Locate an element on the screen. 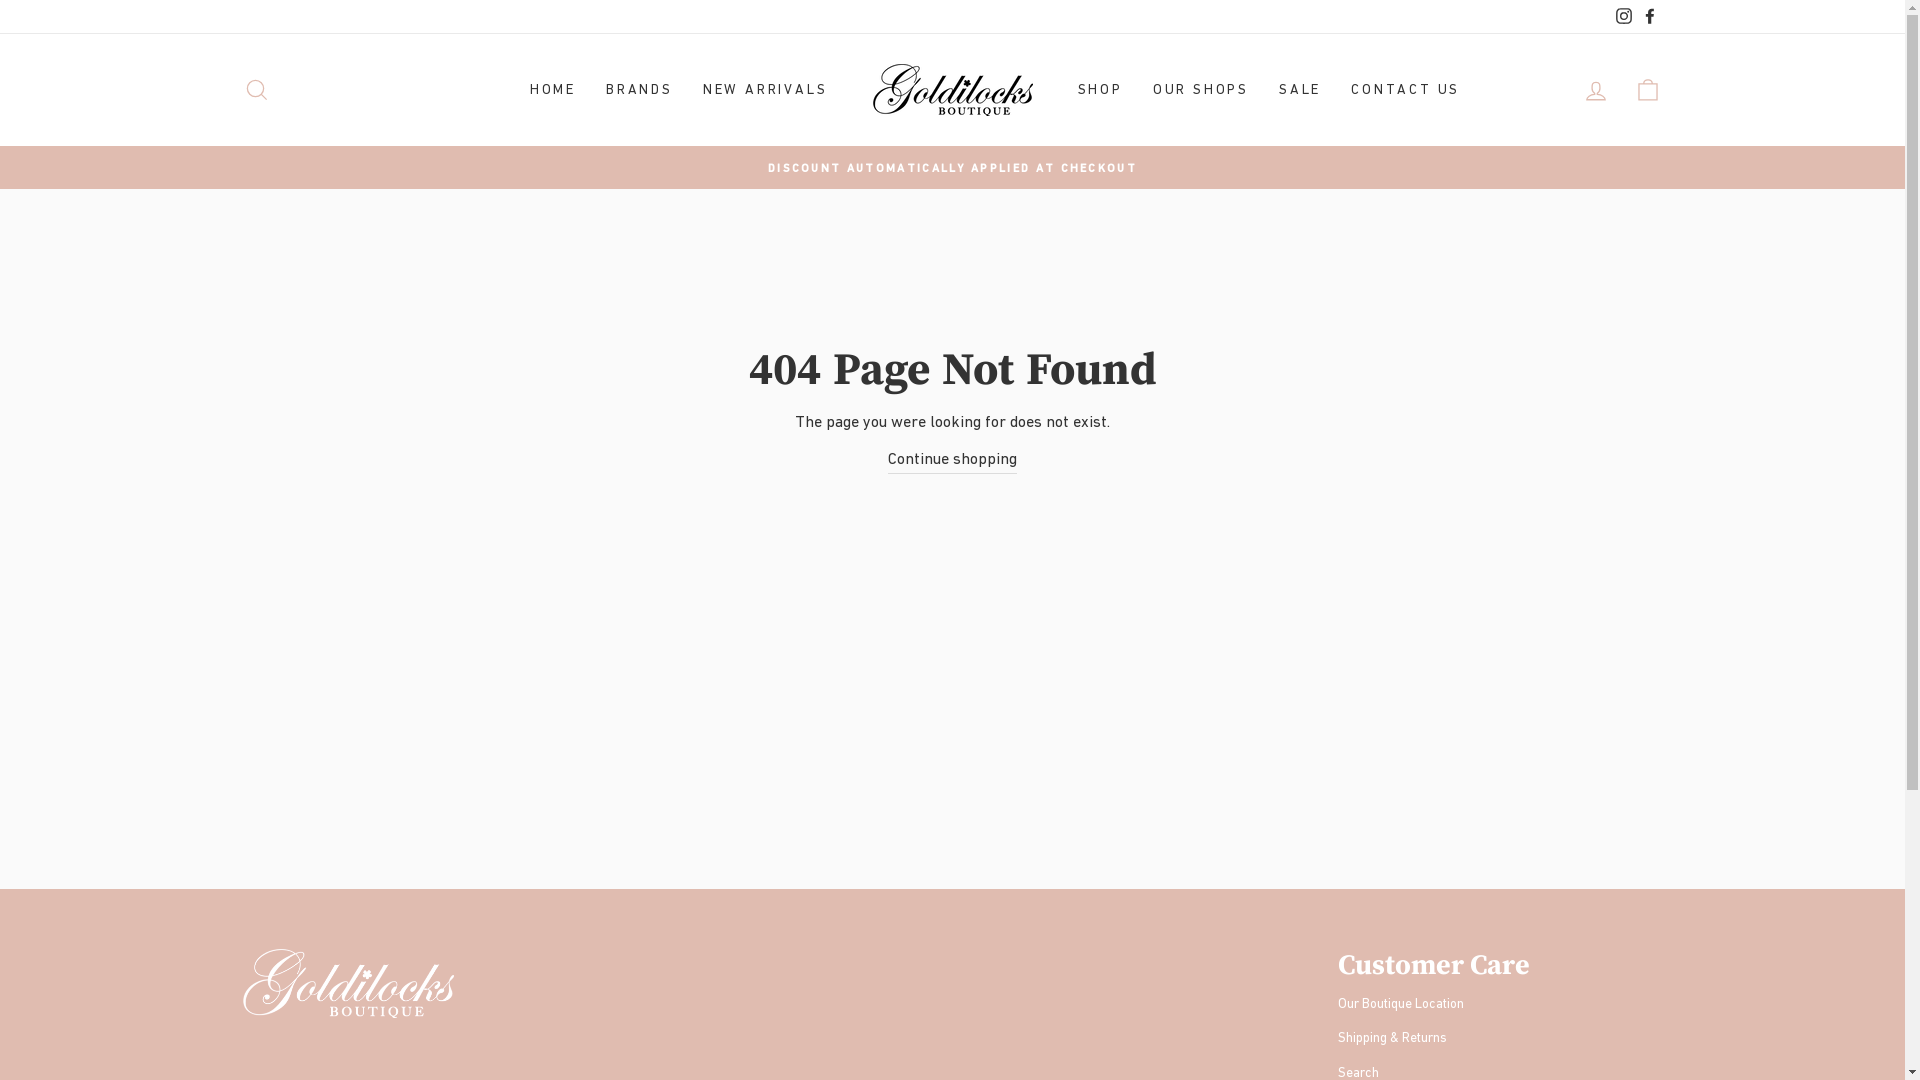 The width and height of the screenshot is (1920, 1080). 'Instagram' is located at coordinates (1622, 16).